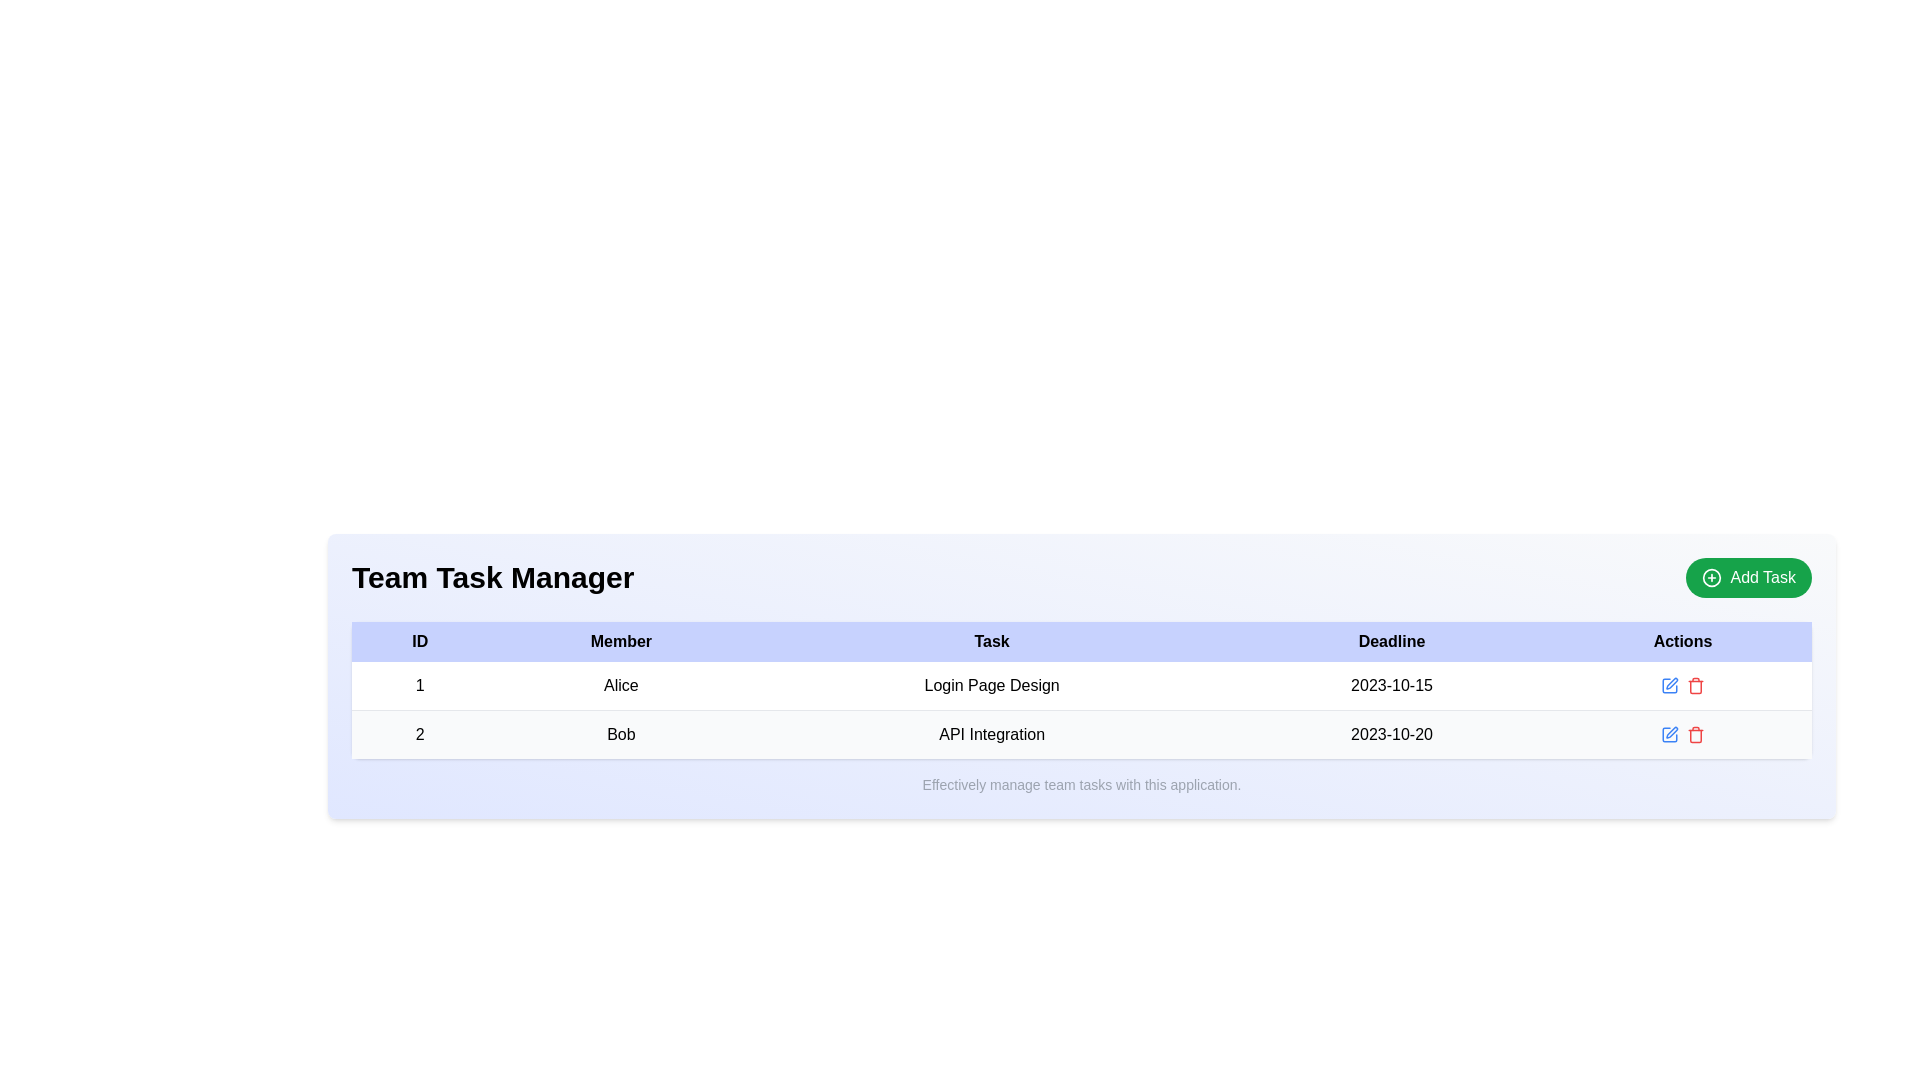 This screenshot has height=1080, width=1920. Describe the element at coordinates (1391, 641) in the screenshot. I see `the 'Deadline' table header, which is the fourth column header in a table, centrally aligned with a bold font on a light blue background` at that location.